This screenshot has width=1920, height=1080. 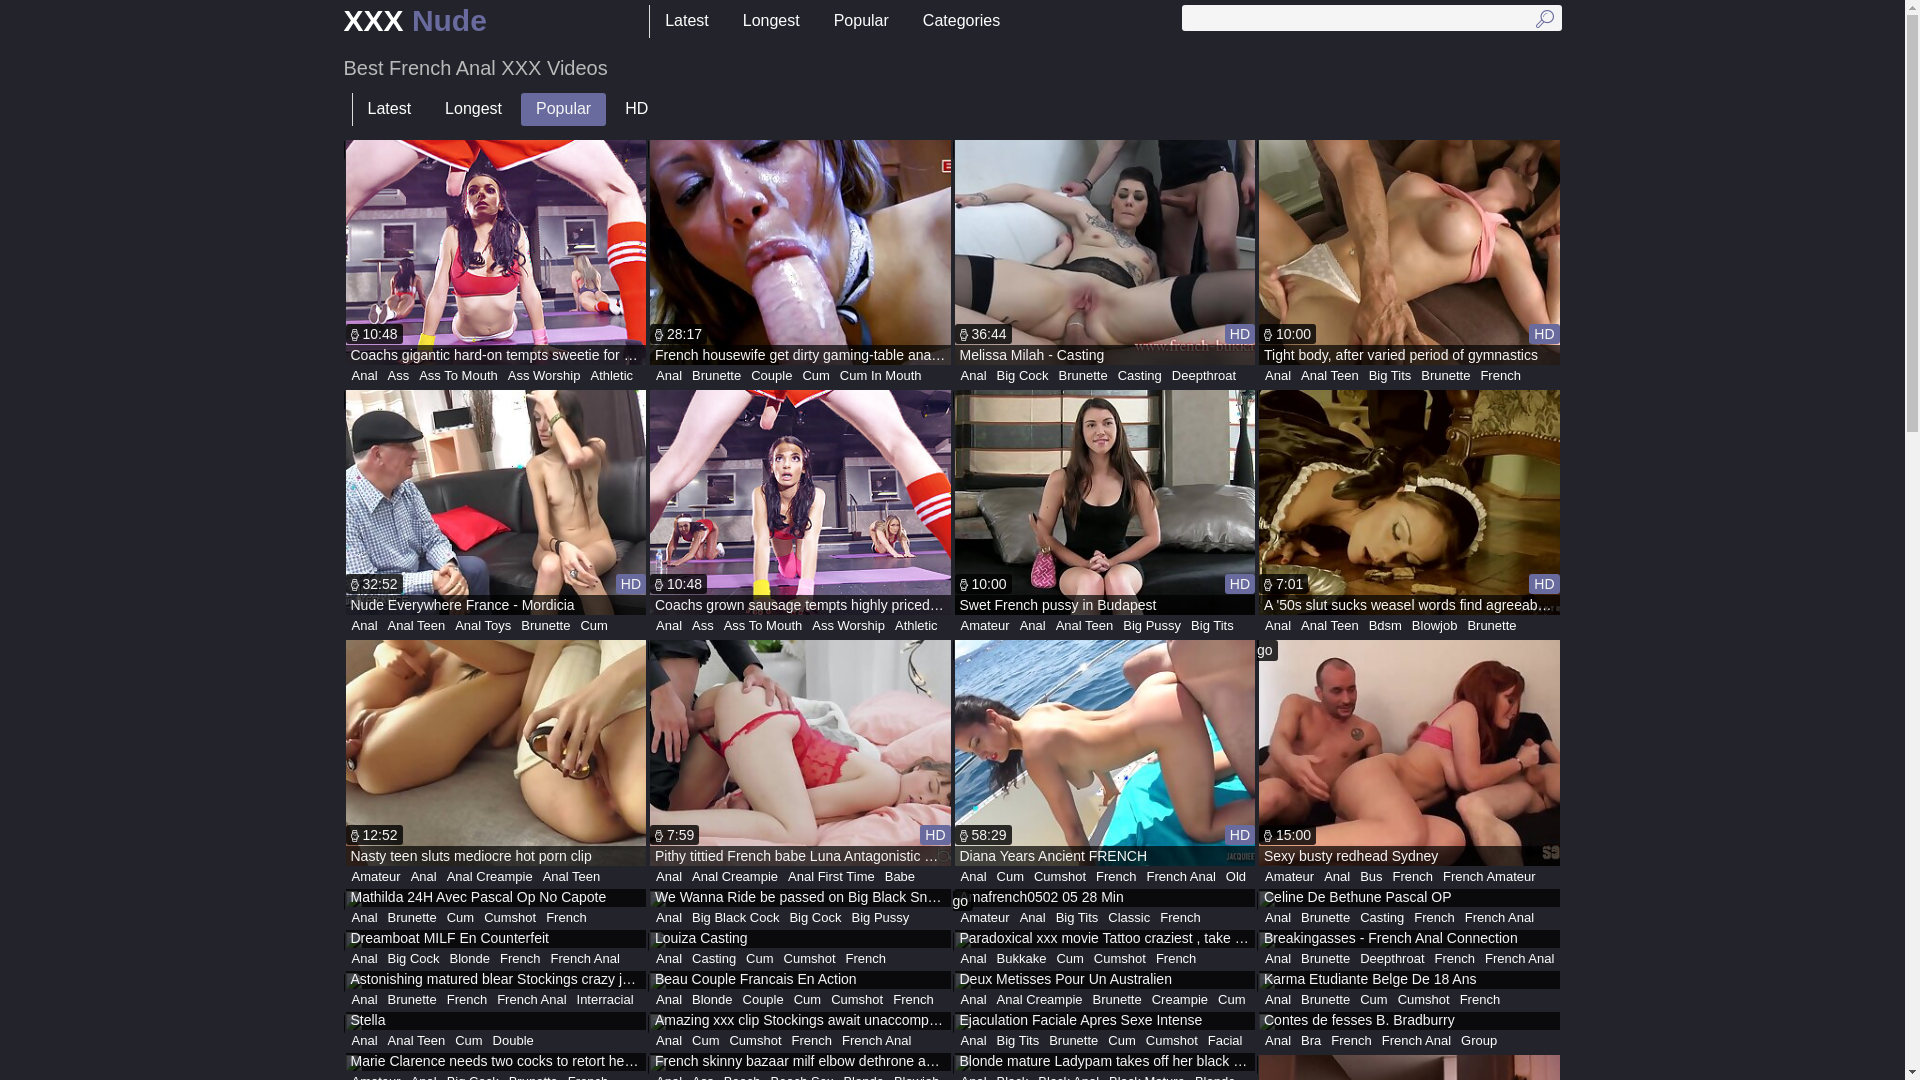 I want to click on 'Amafrench0502 05 28 Min, so click(x=1103, y=897).